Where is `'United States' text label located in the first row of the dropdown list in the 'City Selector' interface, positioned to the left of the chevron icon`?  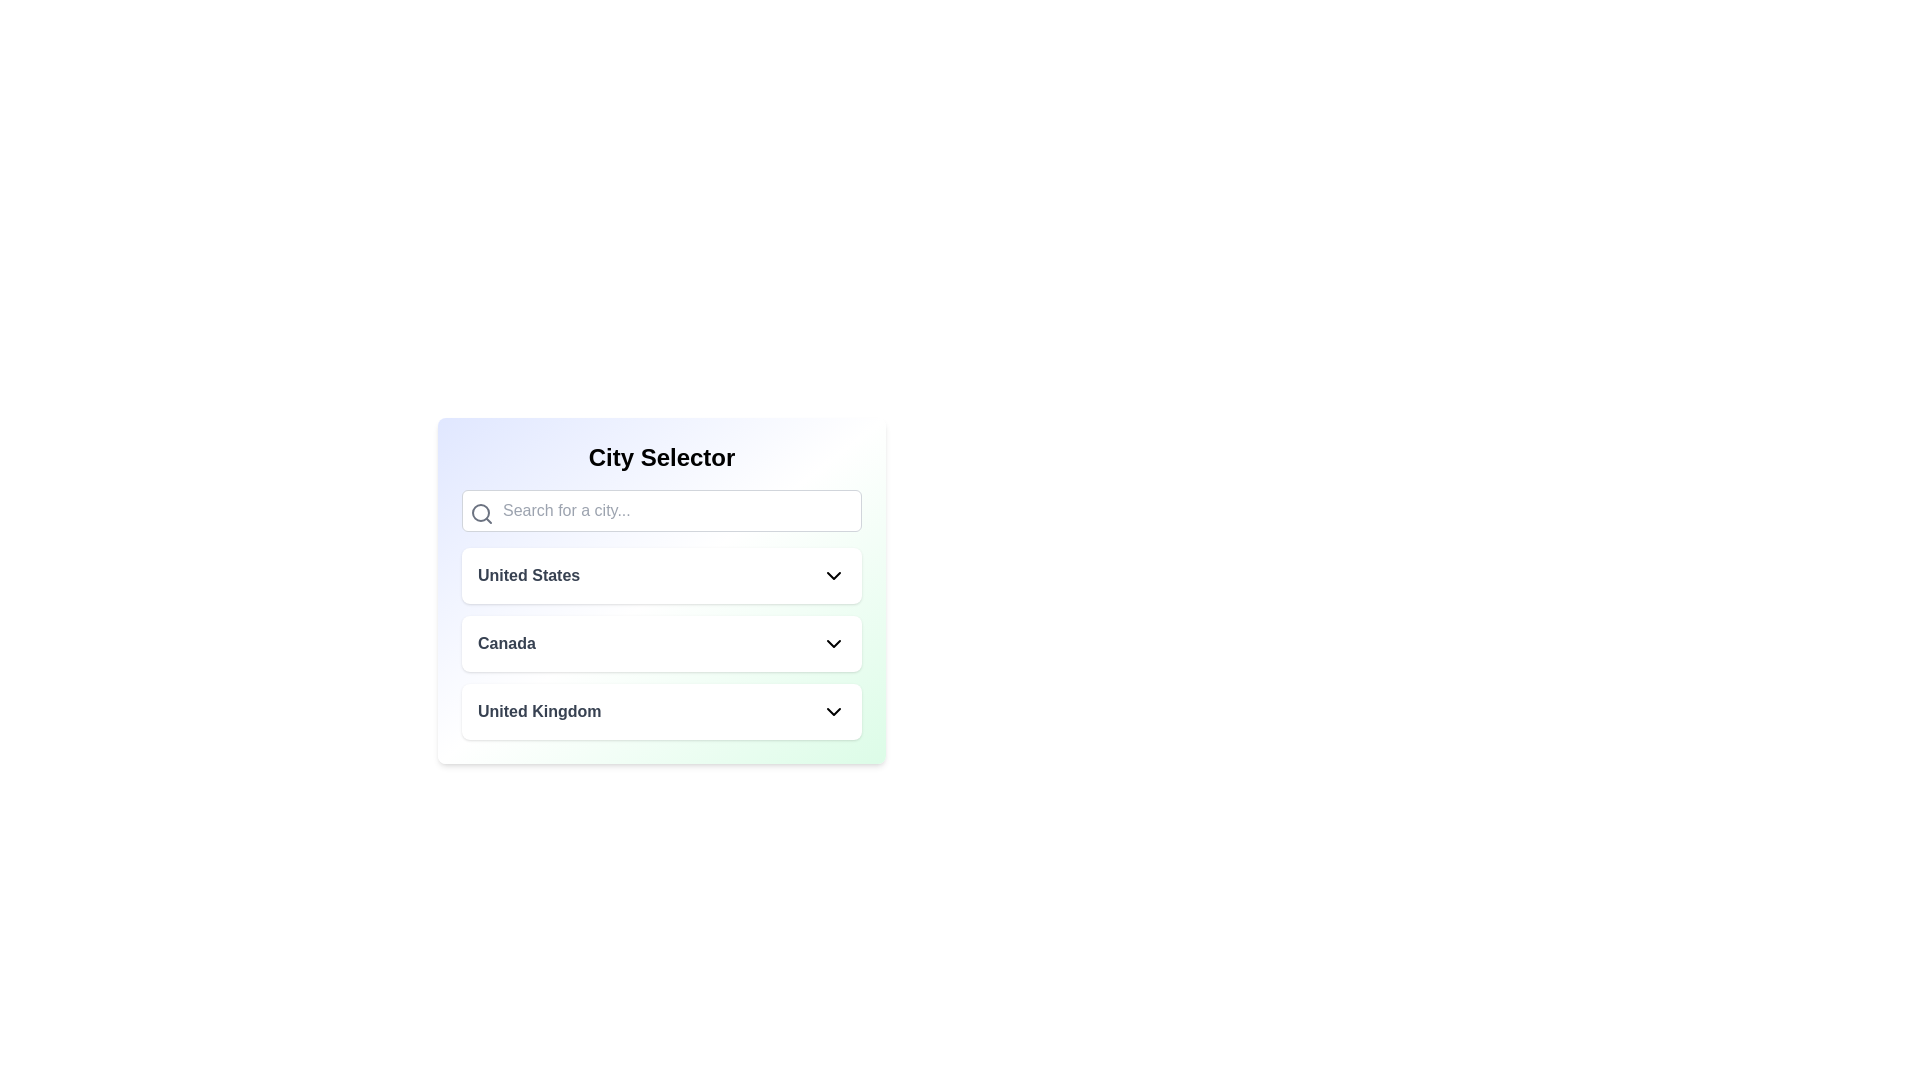
'United States' text label located in the first row of the dropdown list in the 'City Selector' interface, positioned to the left of the chevron icon is located at coordinates (529, 575).